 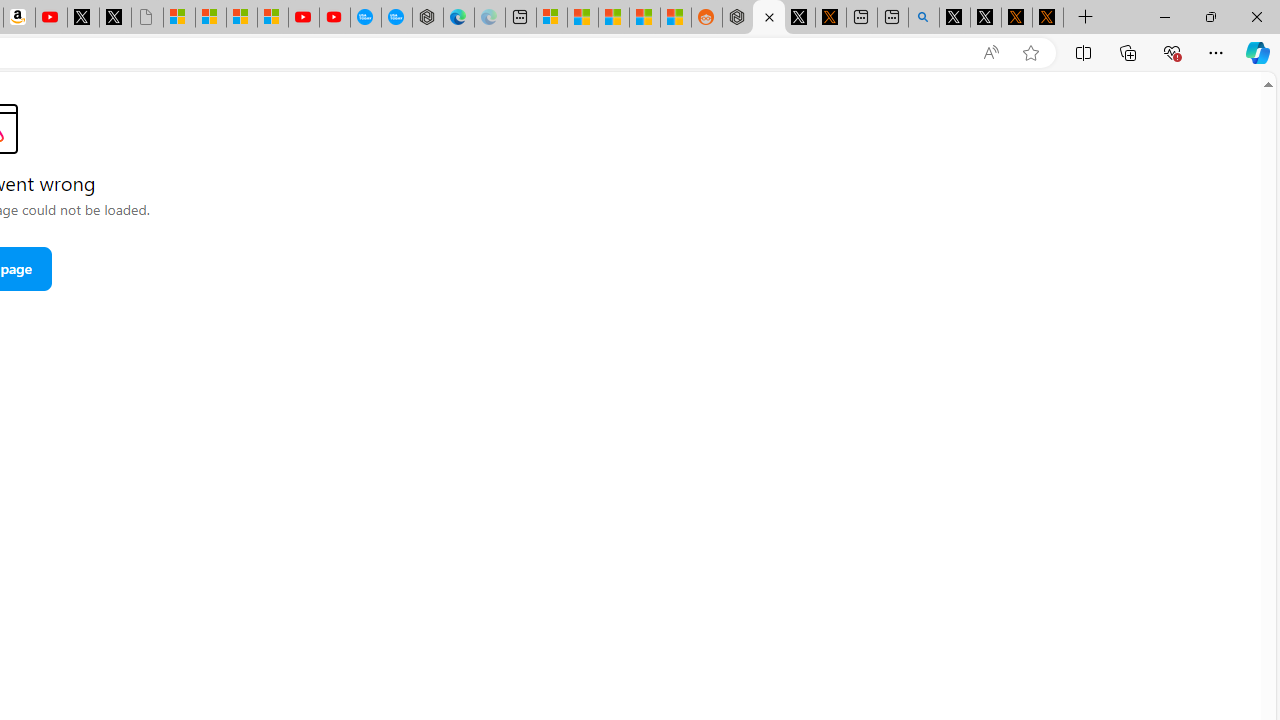 I want to click on 'The most popular Google ', so click(x=396, y=17).